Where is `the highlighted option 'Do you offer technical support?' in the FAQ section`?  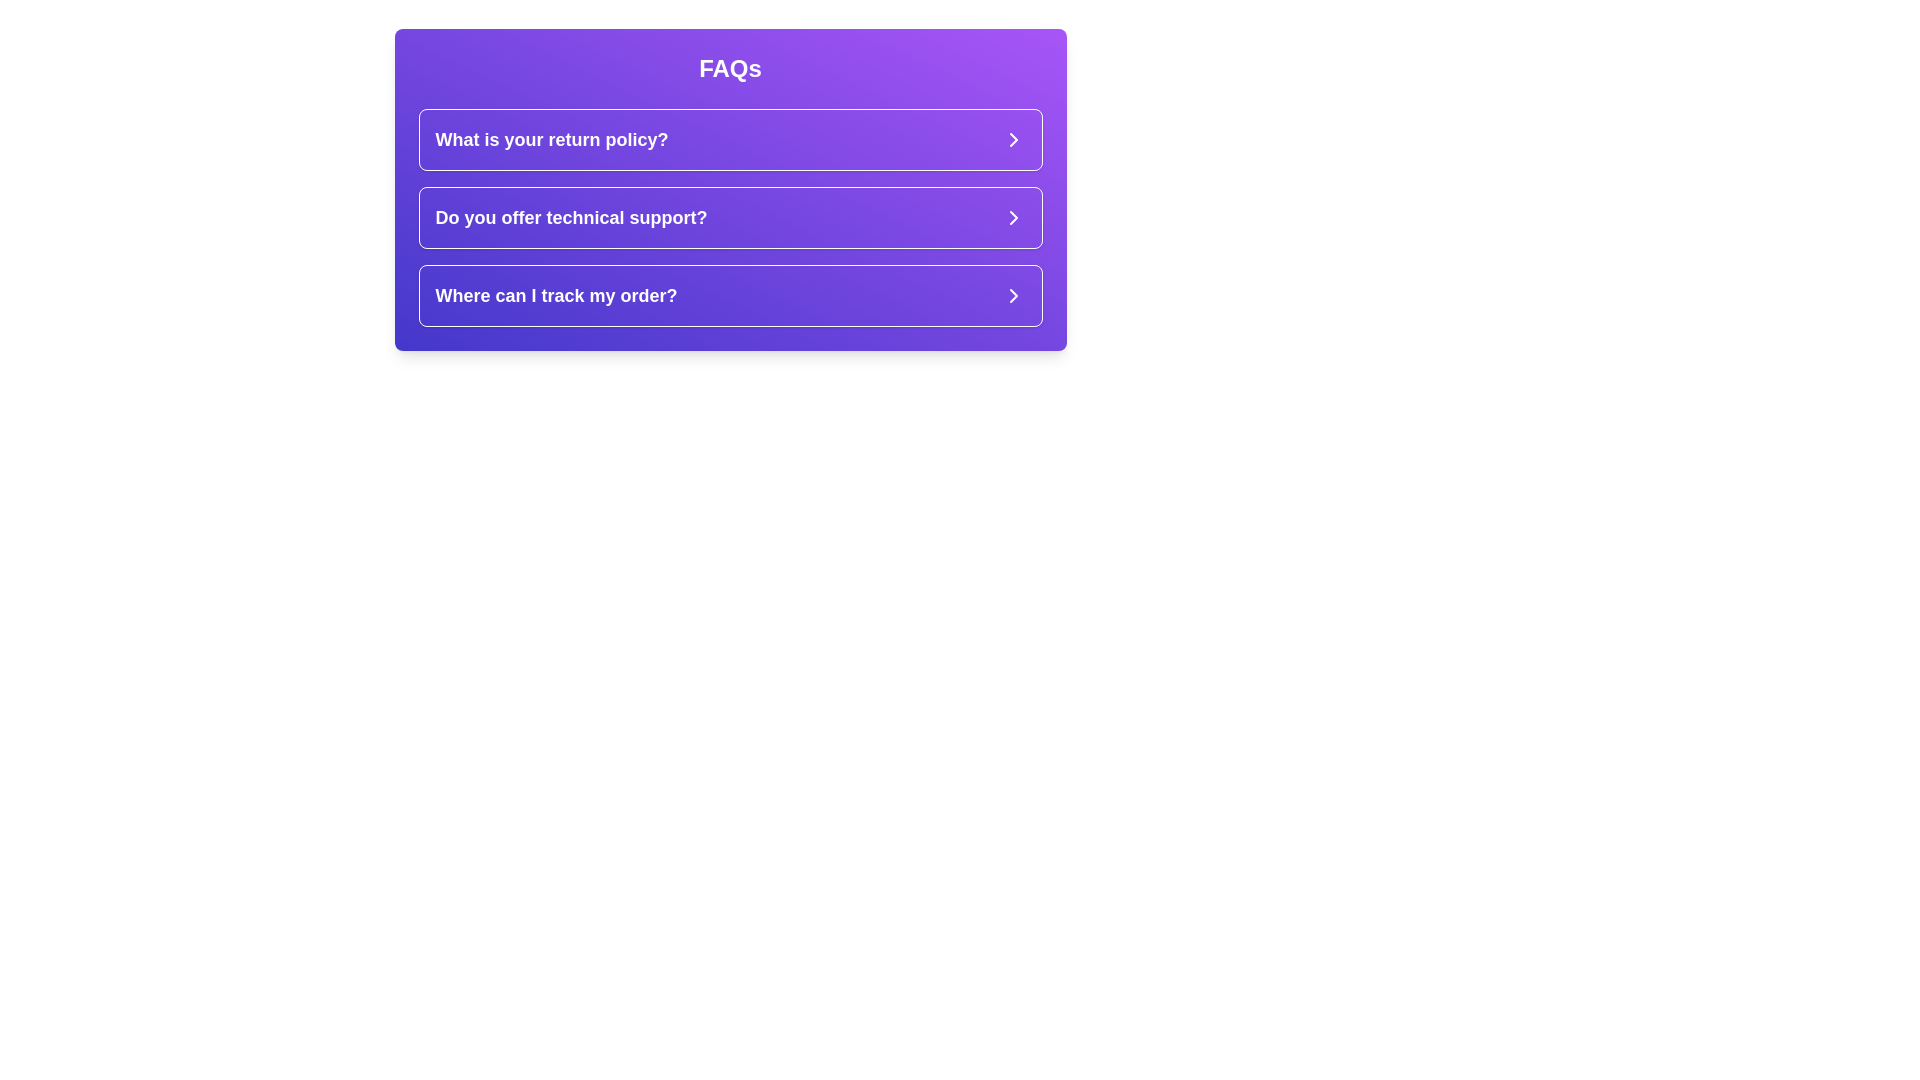 the highlighted option 'Do you offer technical support?' in the FAQ section is located at coordinates (729, 218).